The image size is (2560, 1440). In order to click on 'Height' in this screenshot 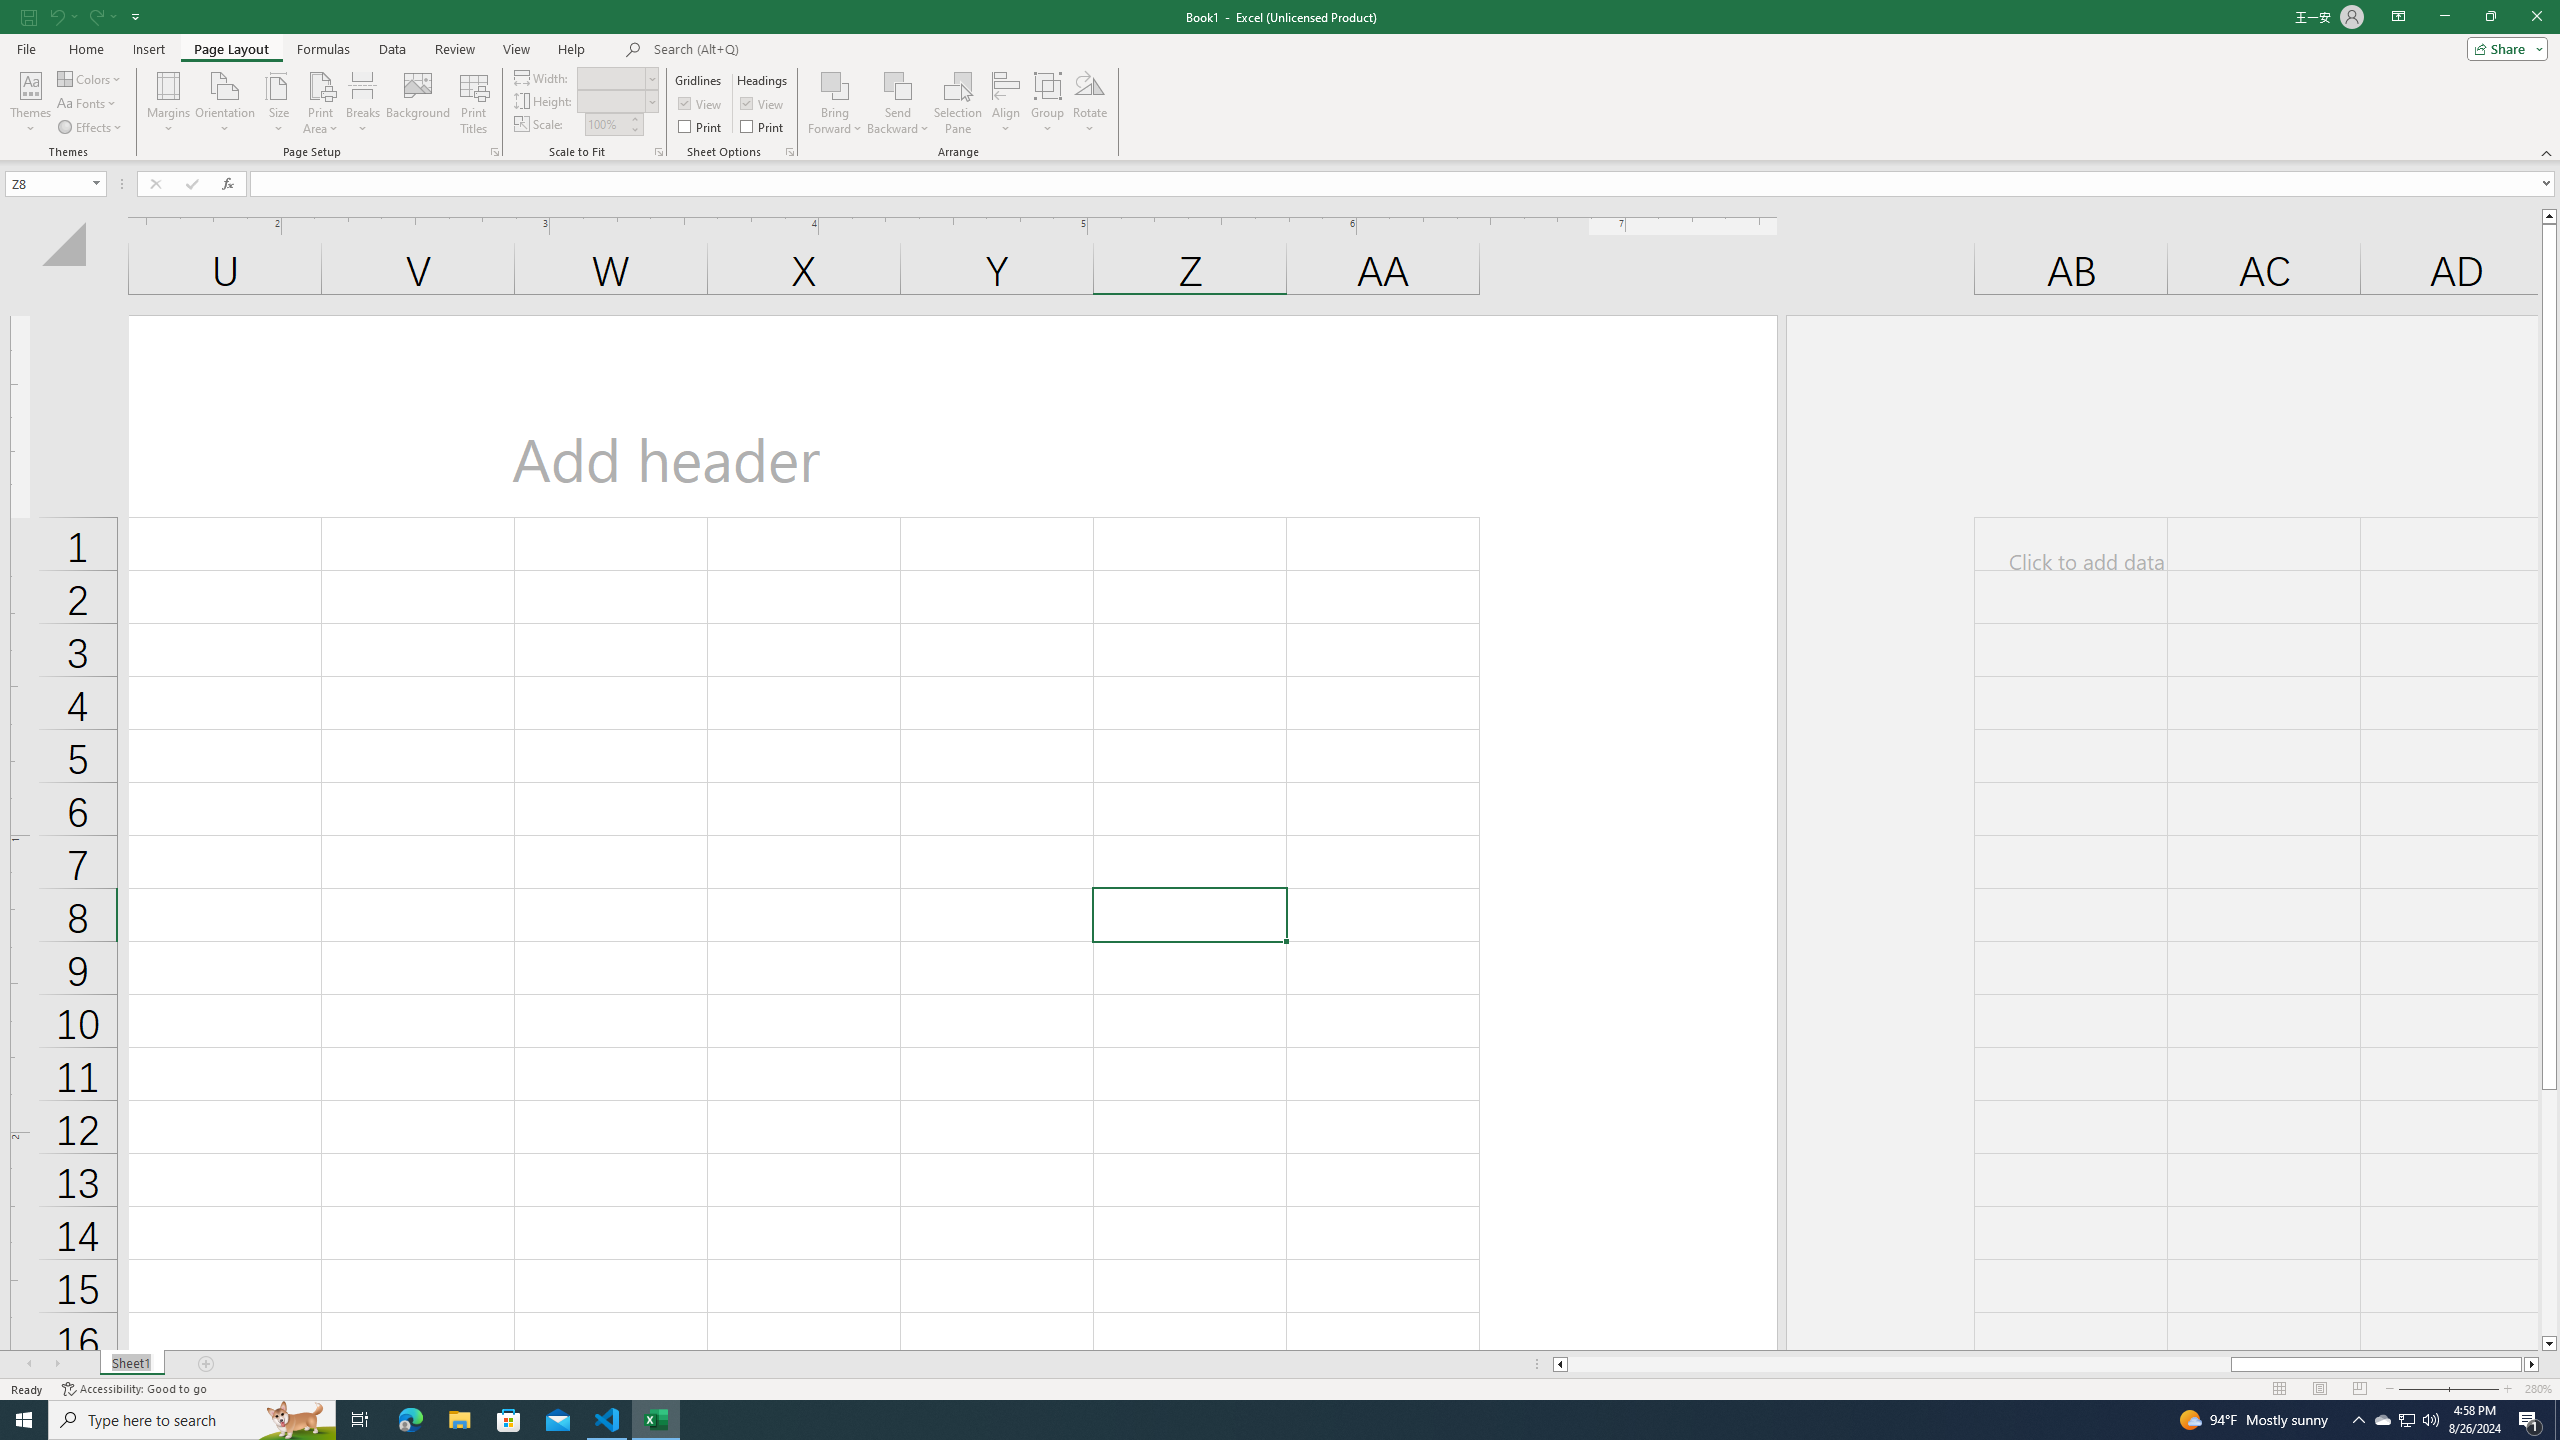, I will do `click(615, 99)`.